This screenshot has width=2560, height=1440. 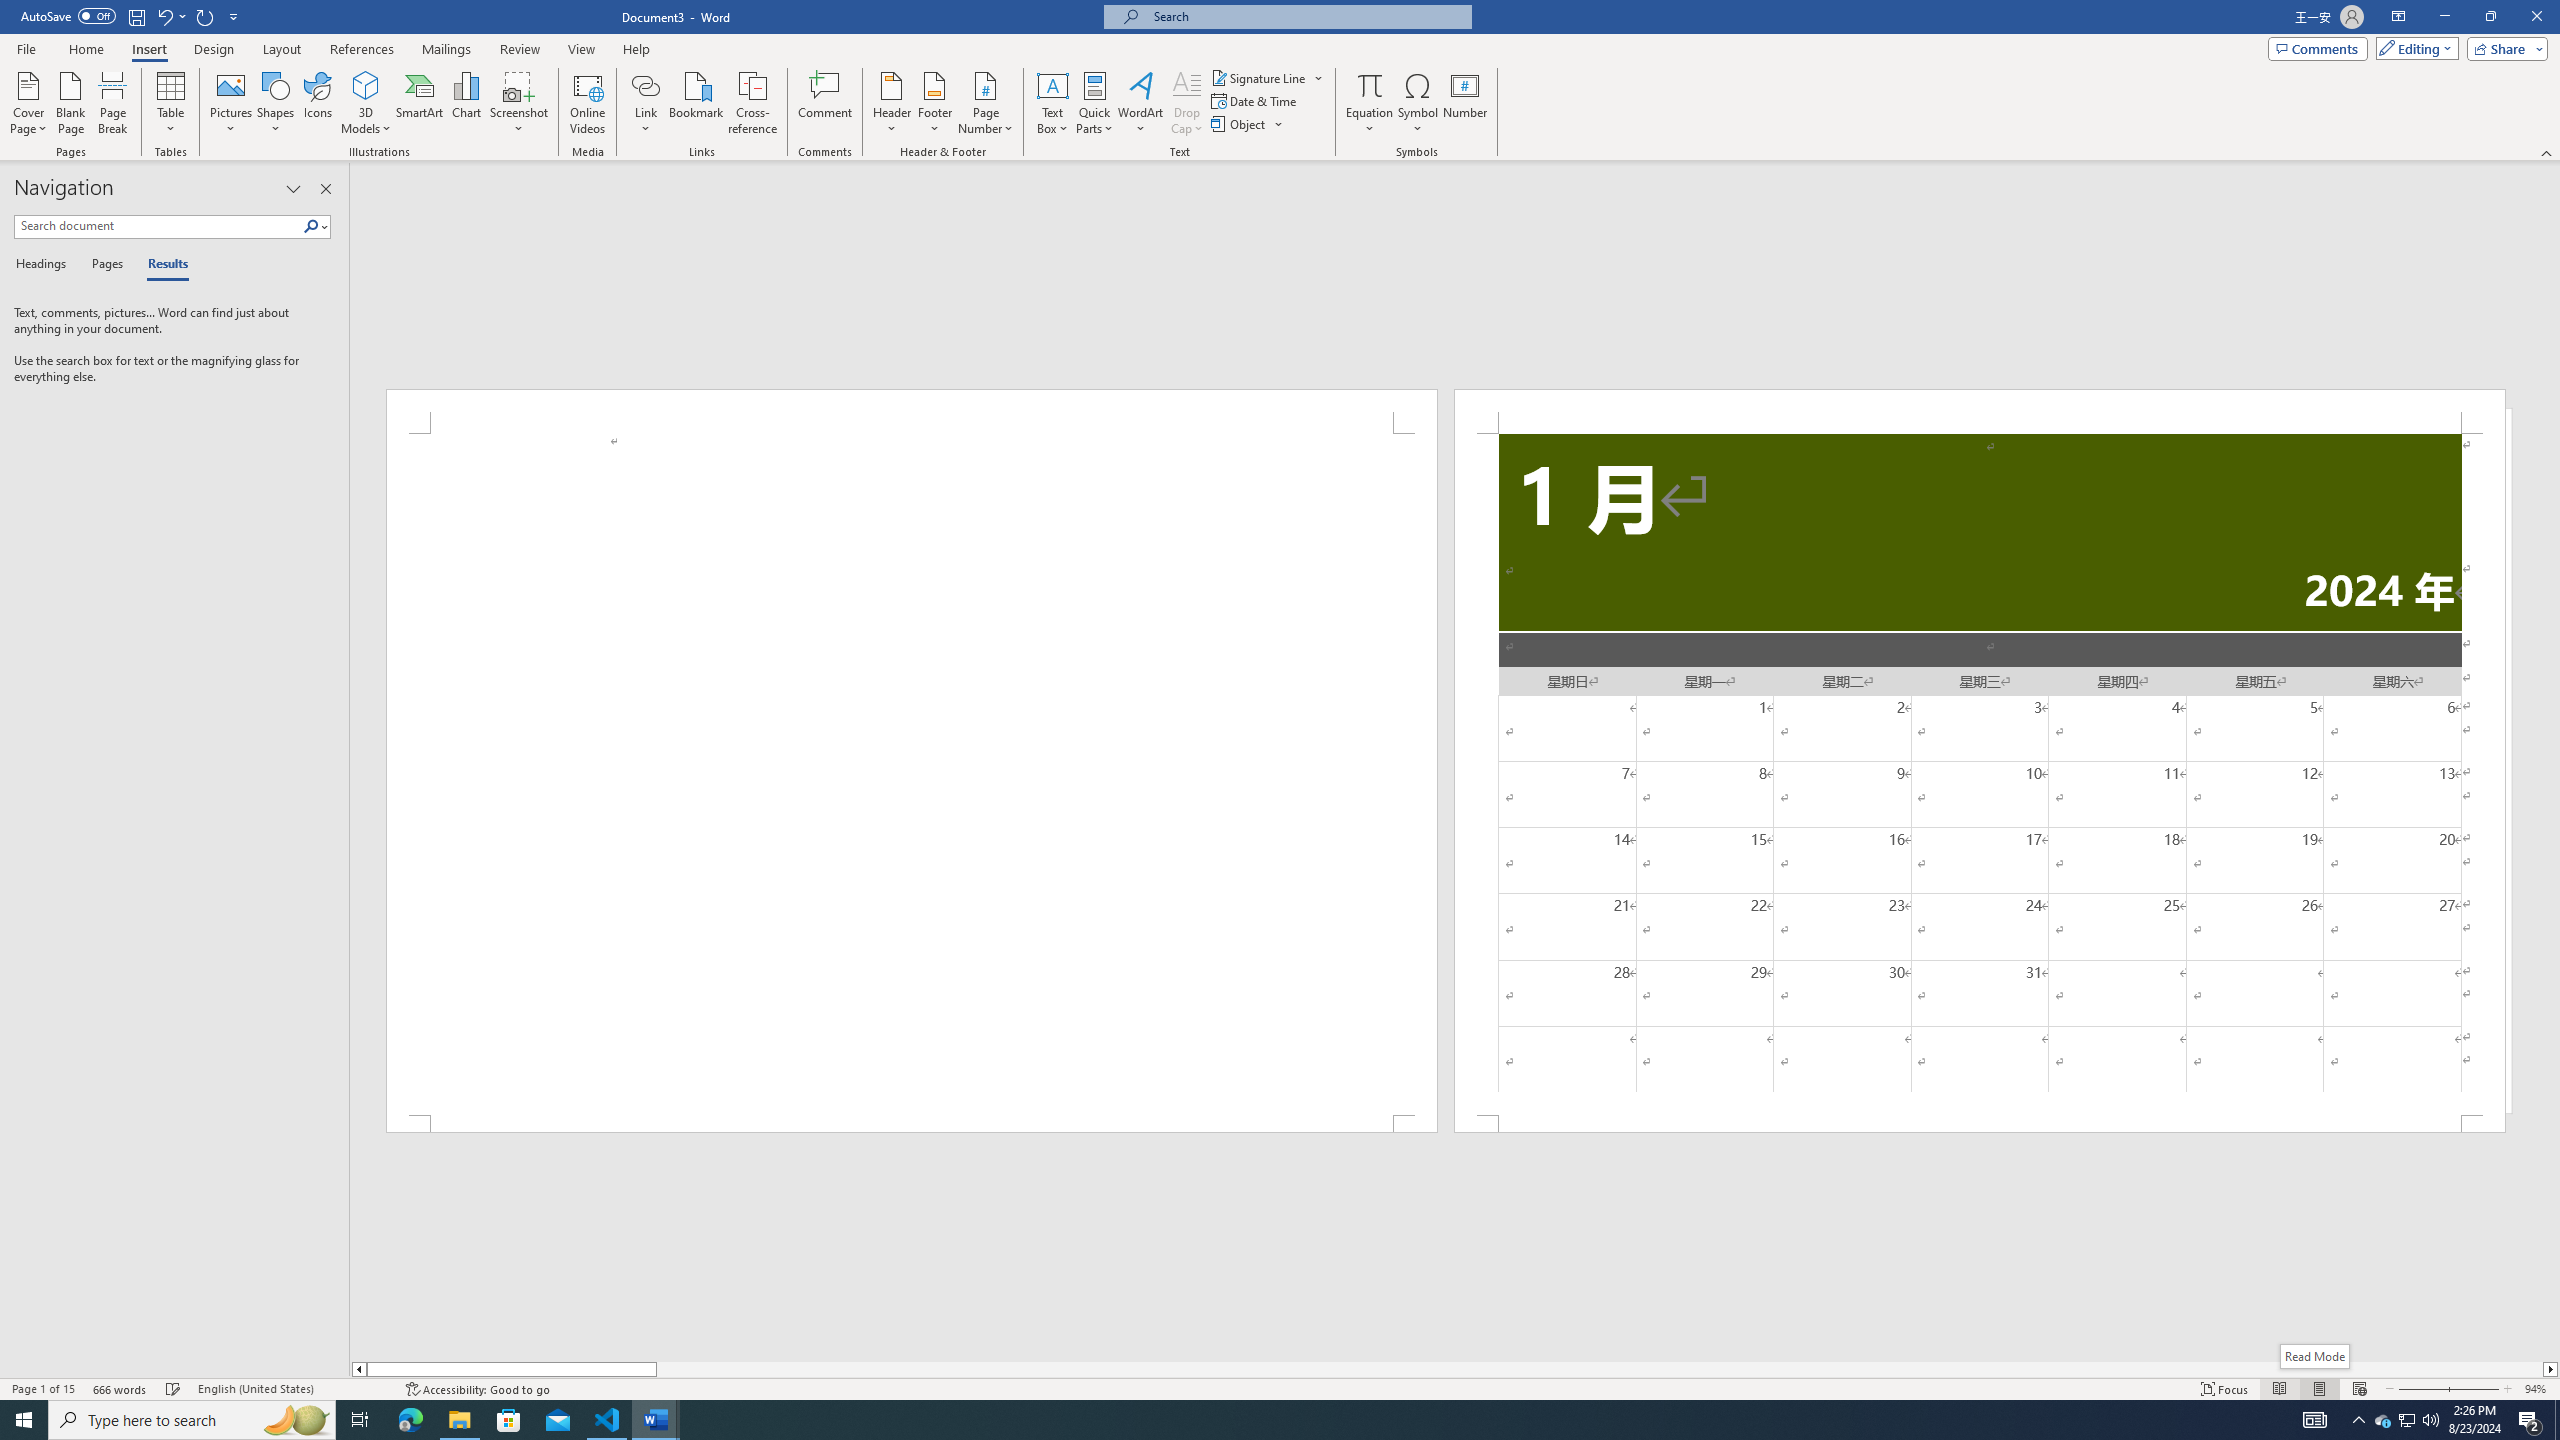 I want to click on 'Language English (United States)', so click(x=290, y=1389).